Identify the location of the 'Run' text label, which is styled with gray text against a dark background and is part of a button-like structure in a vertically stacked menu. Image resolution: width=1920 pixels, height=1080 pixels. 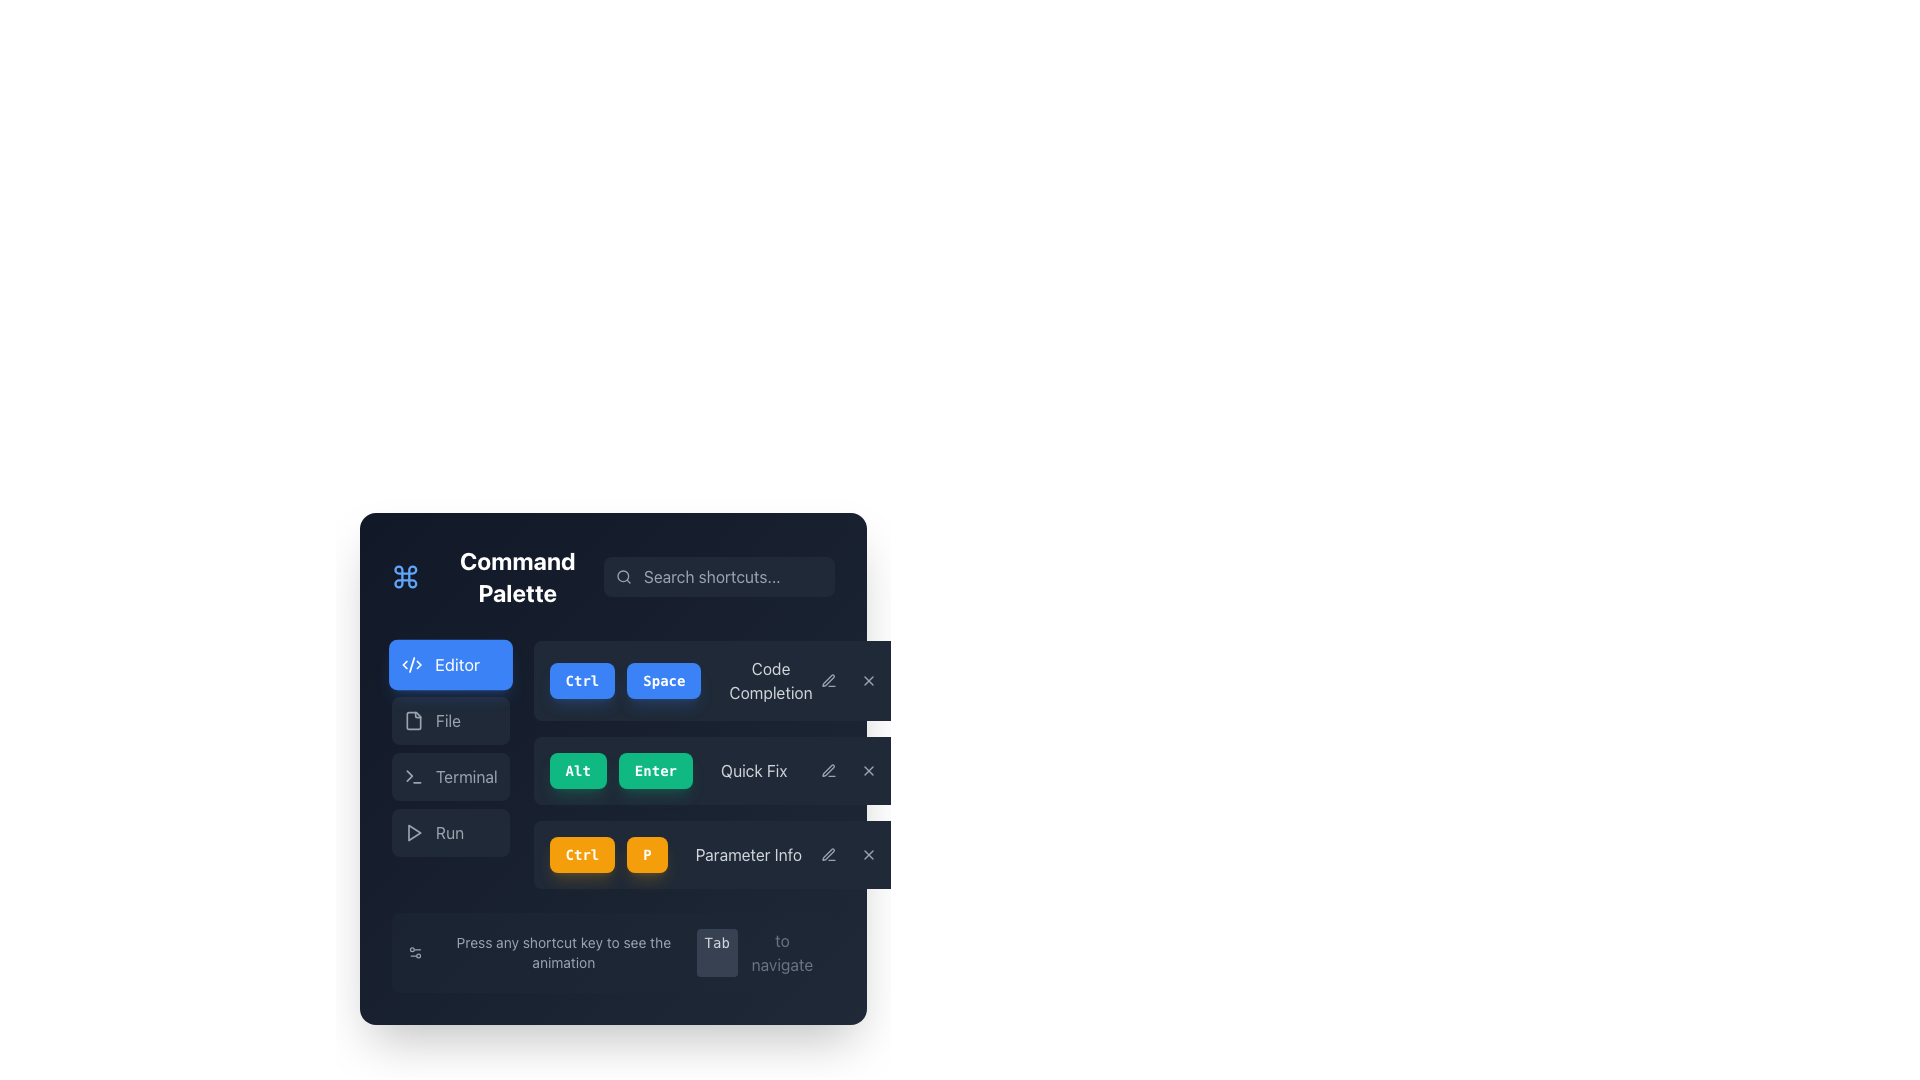
(449, 833).